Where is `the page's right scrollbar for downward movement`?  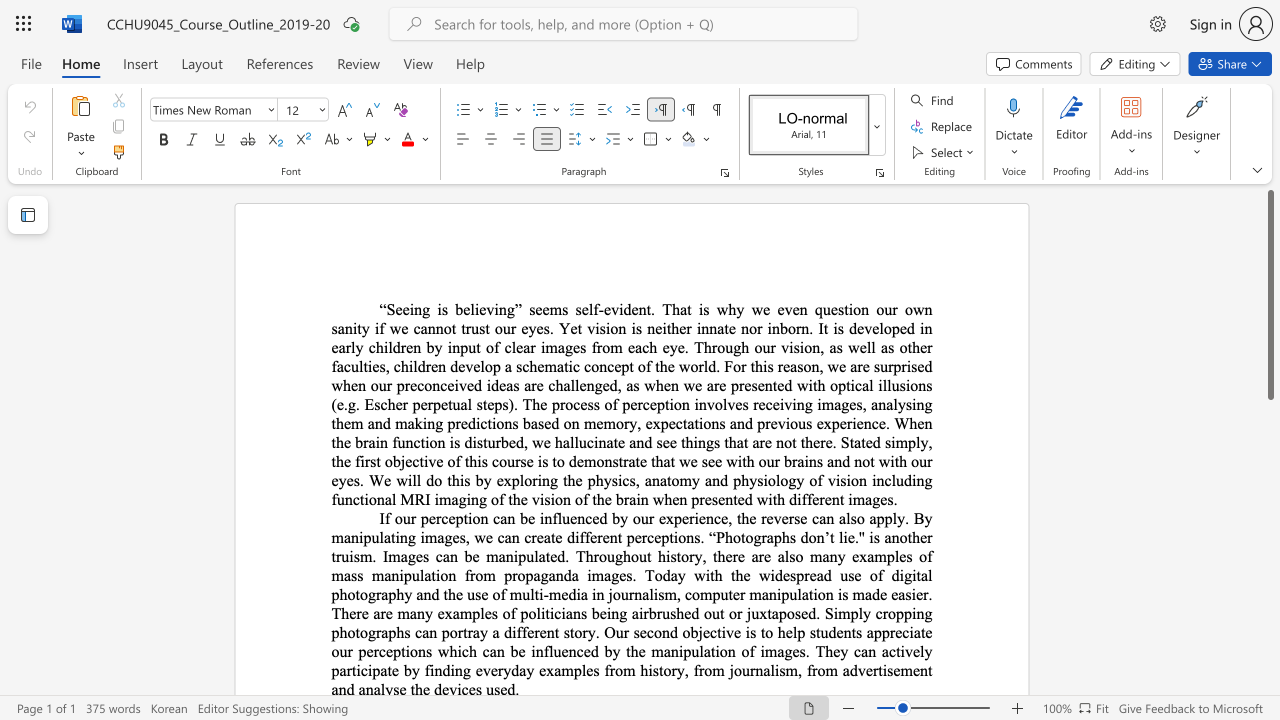
the page's right scrollbar for downward movement is located at coordinates (1269, 598).